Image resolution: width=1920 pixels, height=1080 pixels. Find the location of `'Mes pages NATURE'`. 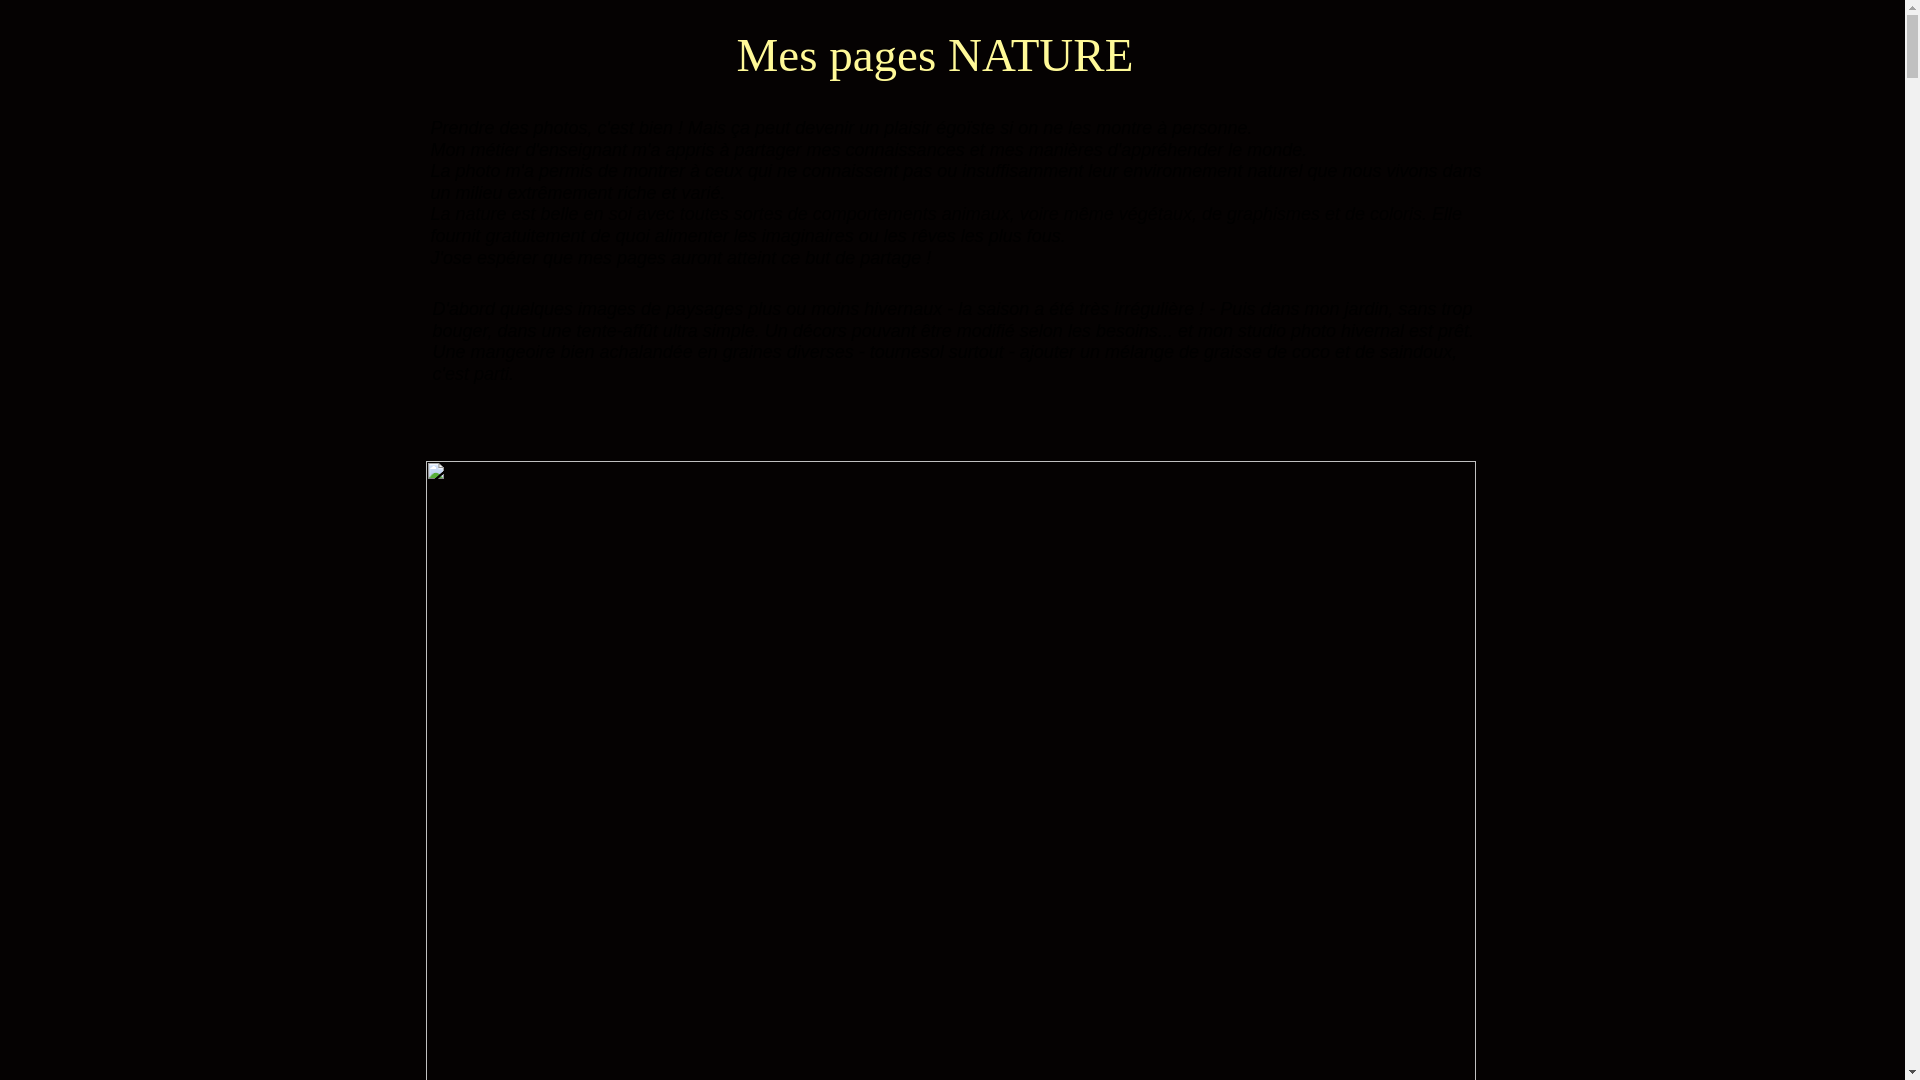

'Mes pages NATURE' is located at coordinates (933, 53).